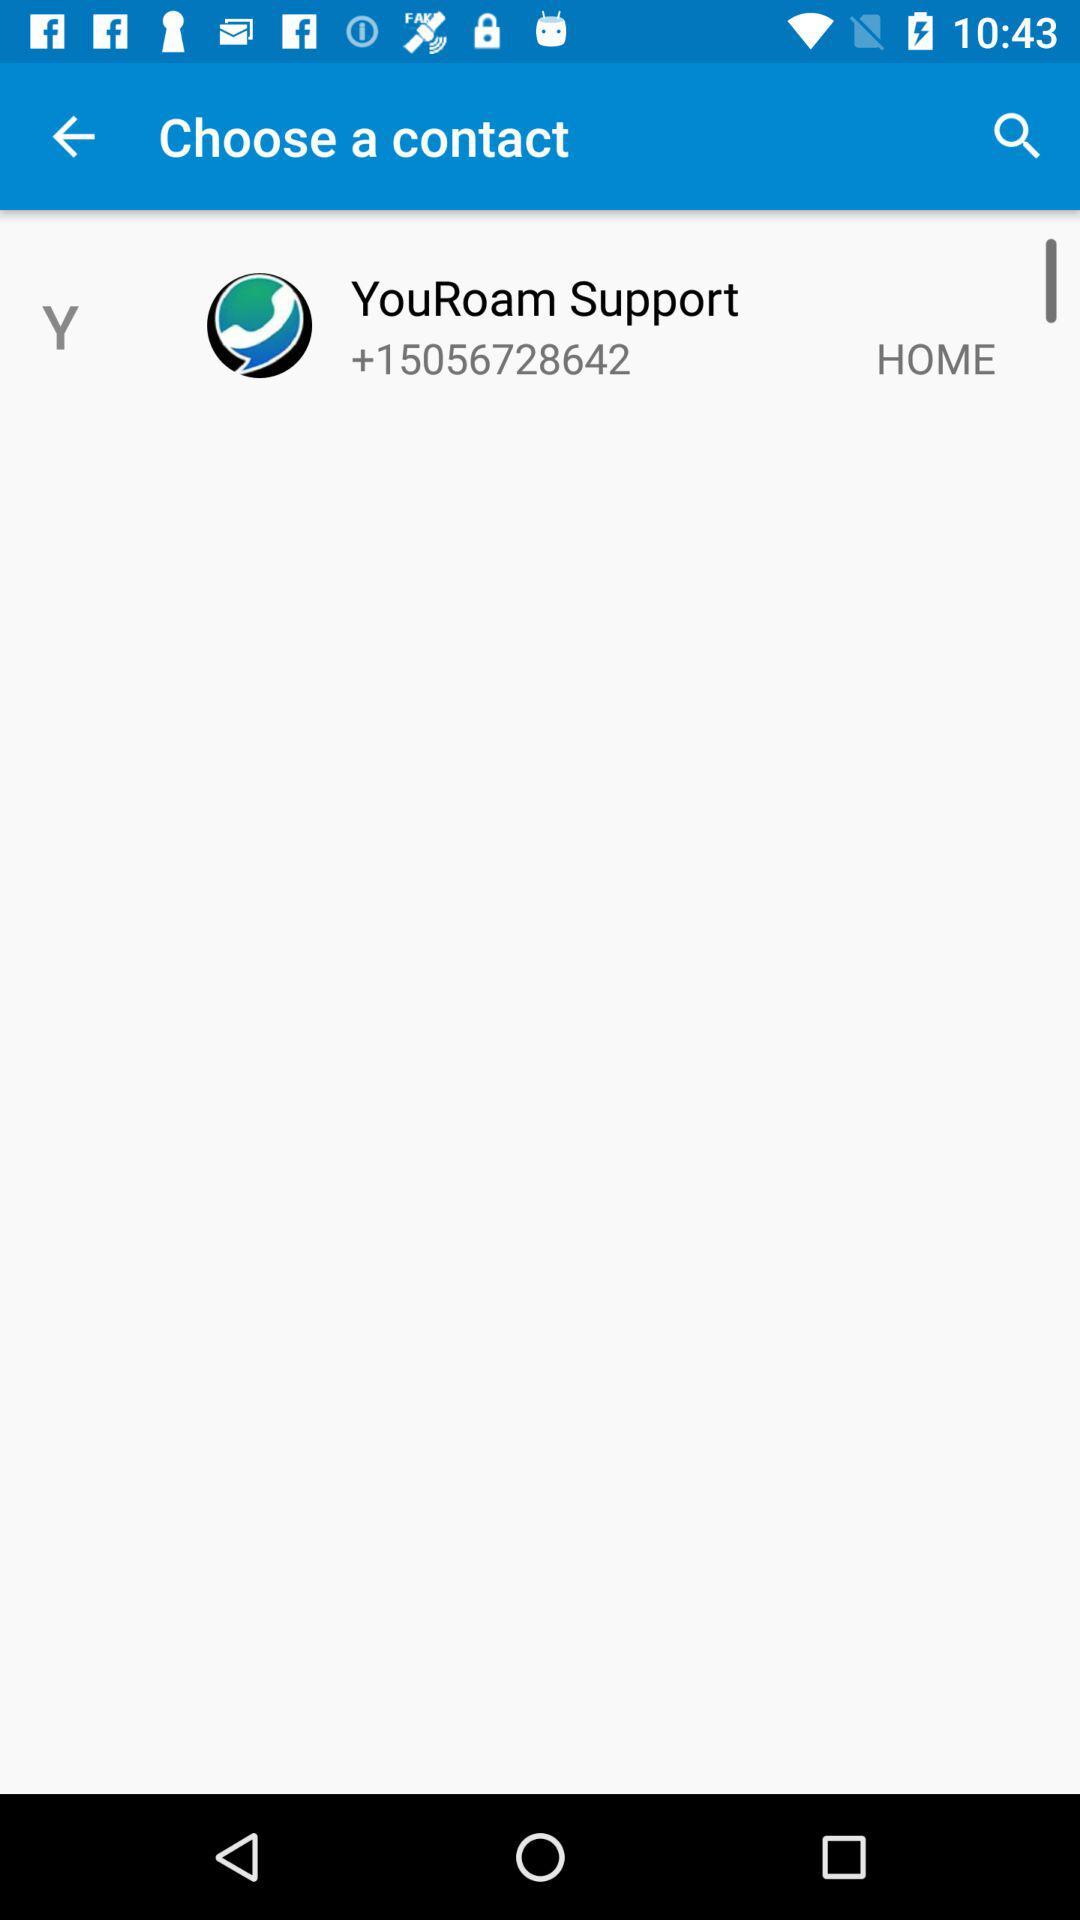  What do you see at coordinates (1017, 135) in the screenshot?
I see `the icon to the right of the choose a contact item` at bounding box center [1017, 135].